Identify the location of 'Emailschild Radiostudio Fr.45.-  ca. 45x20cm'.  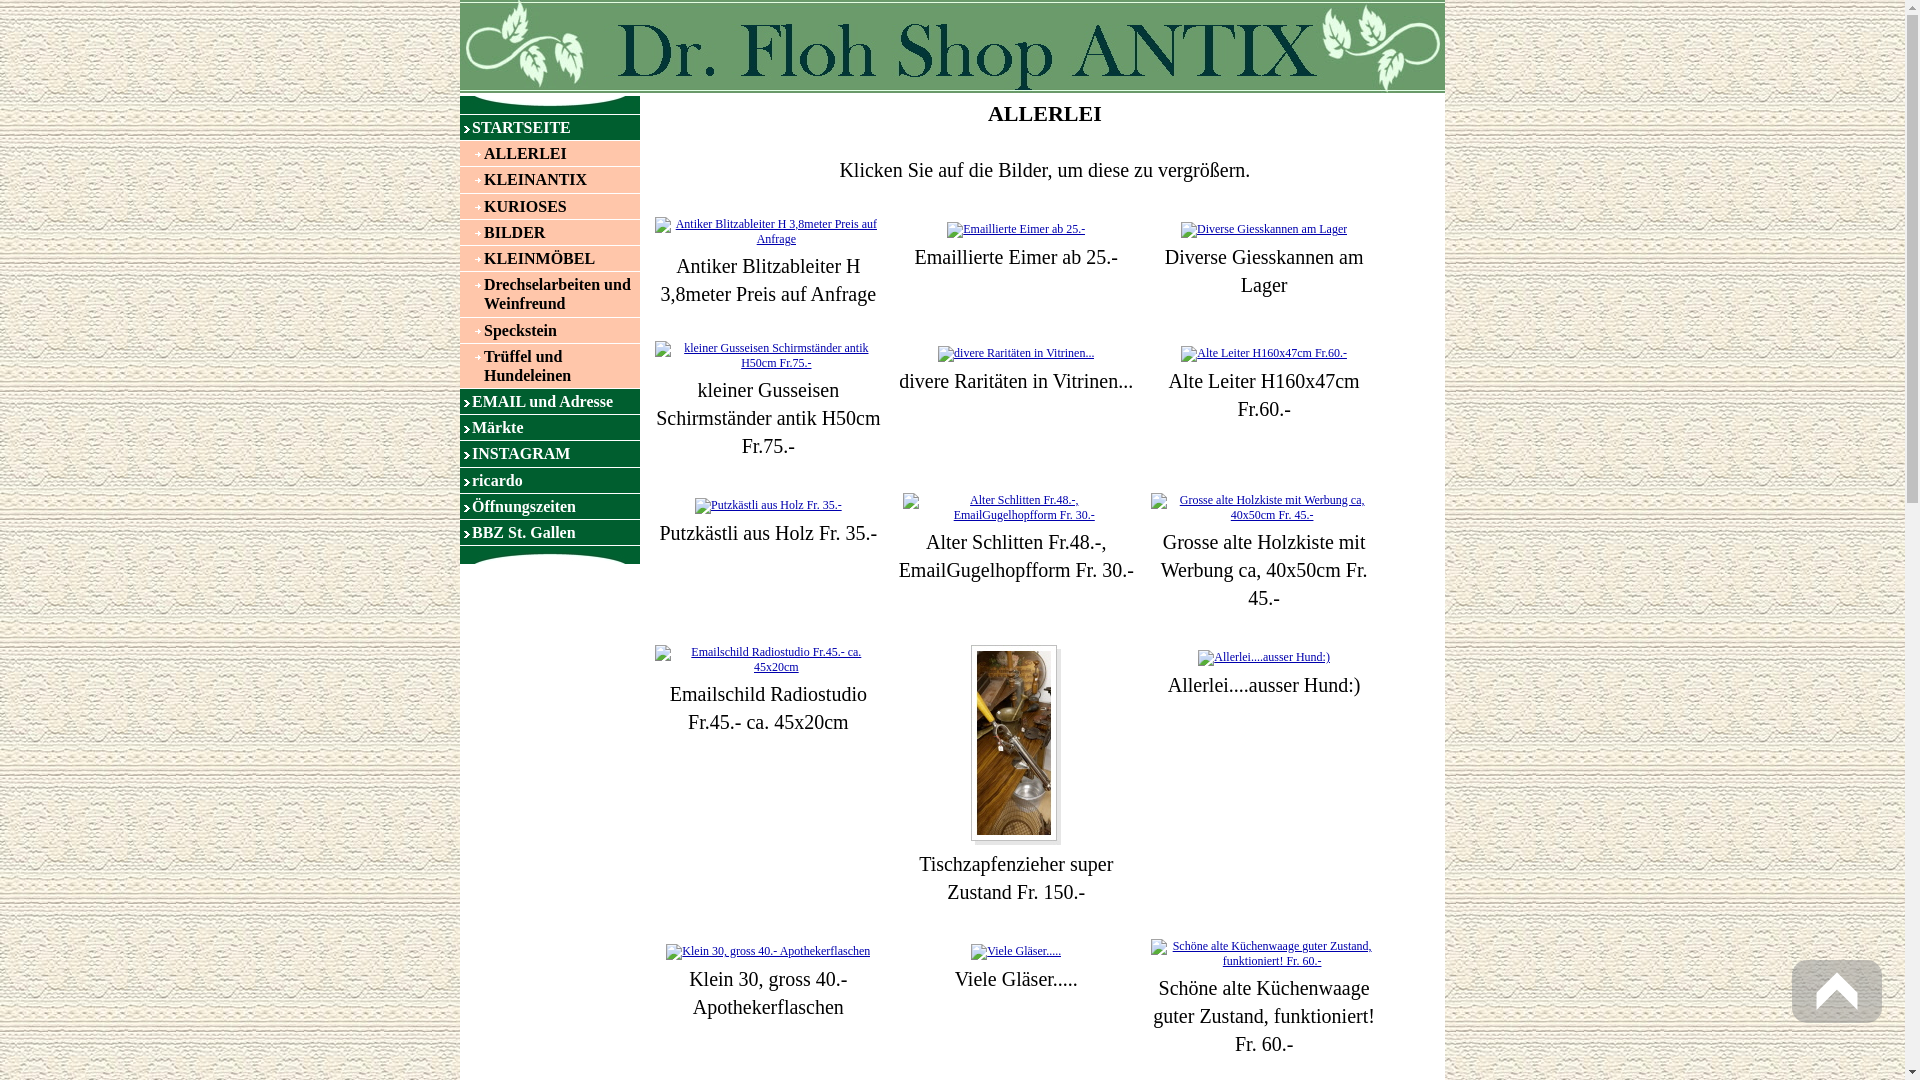
(767, 659).